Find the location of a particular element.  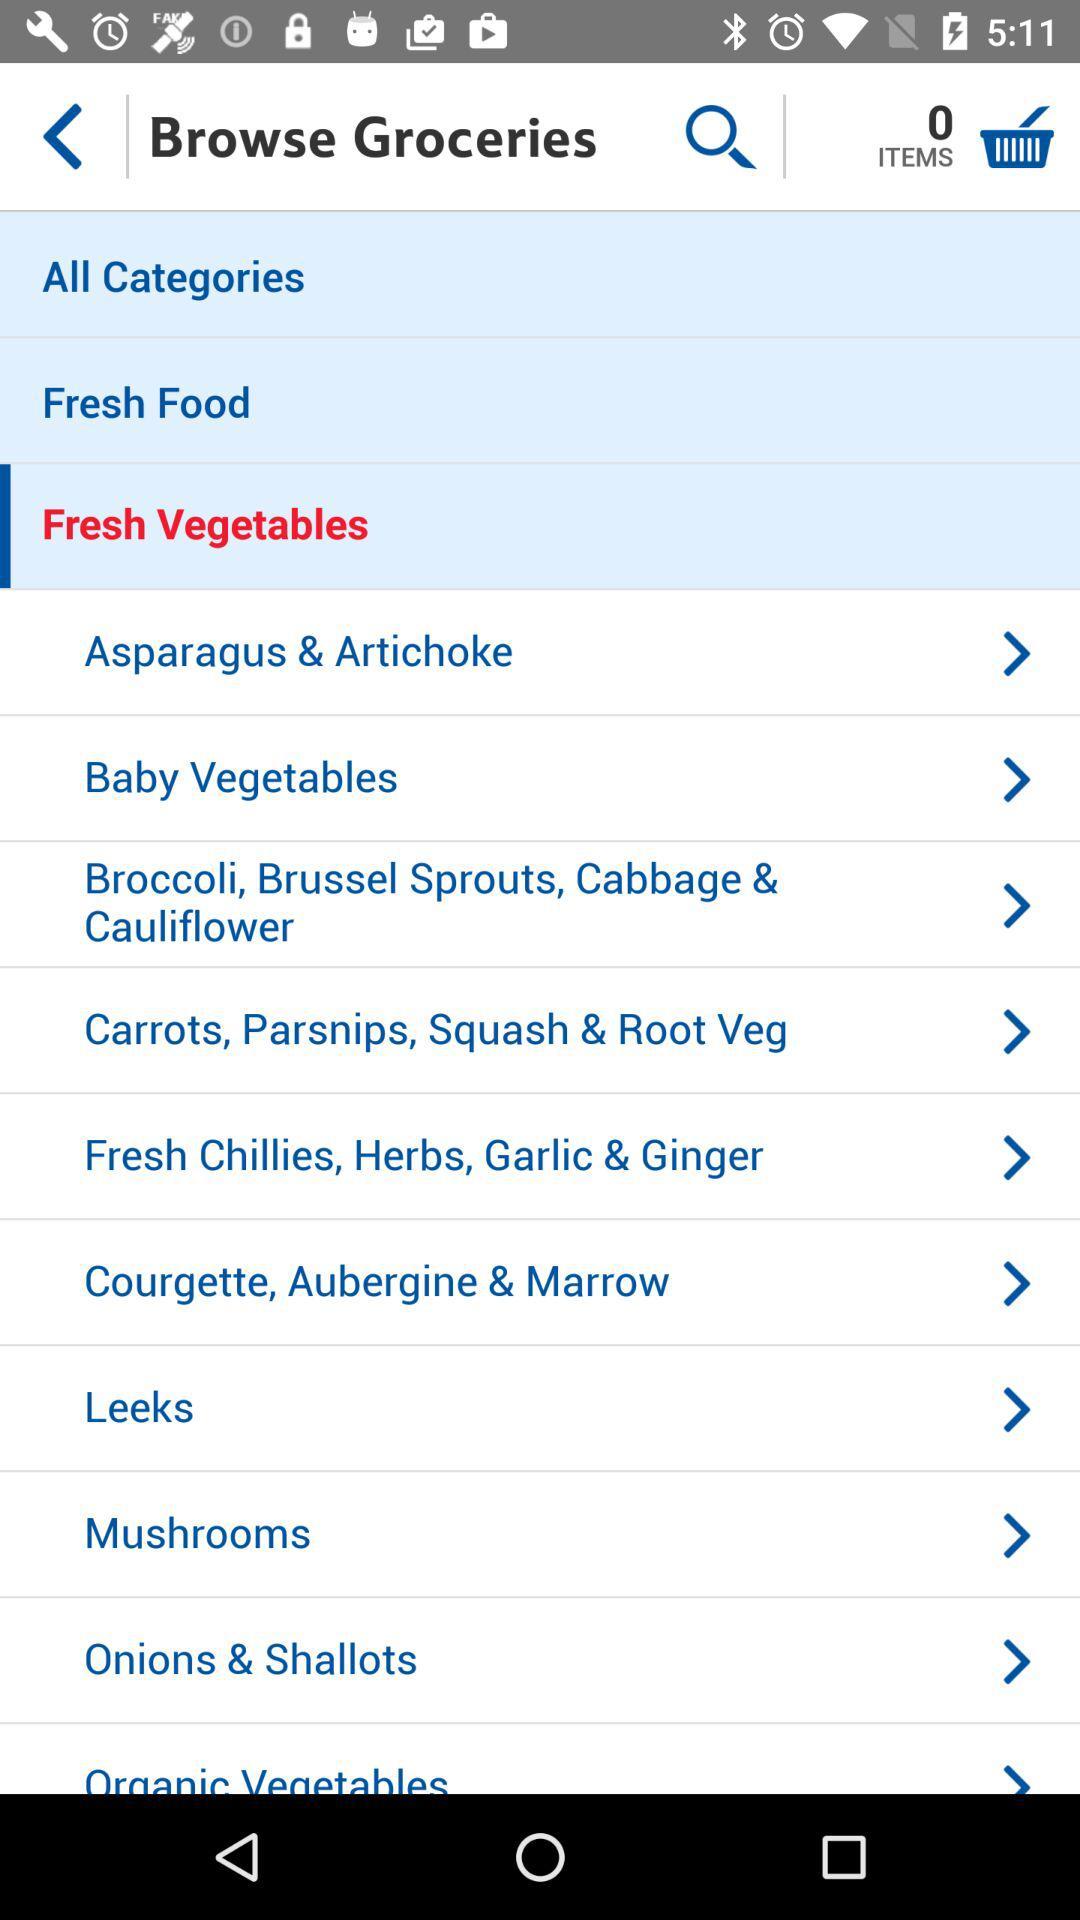

the baby vegetables item is located at coordinates (540, 778).